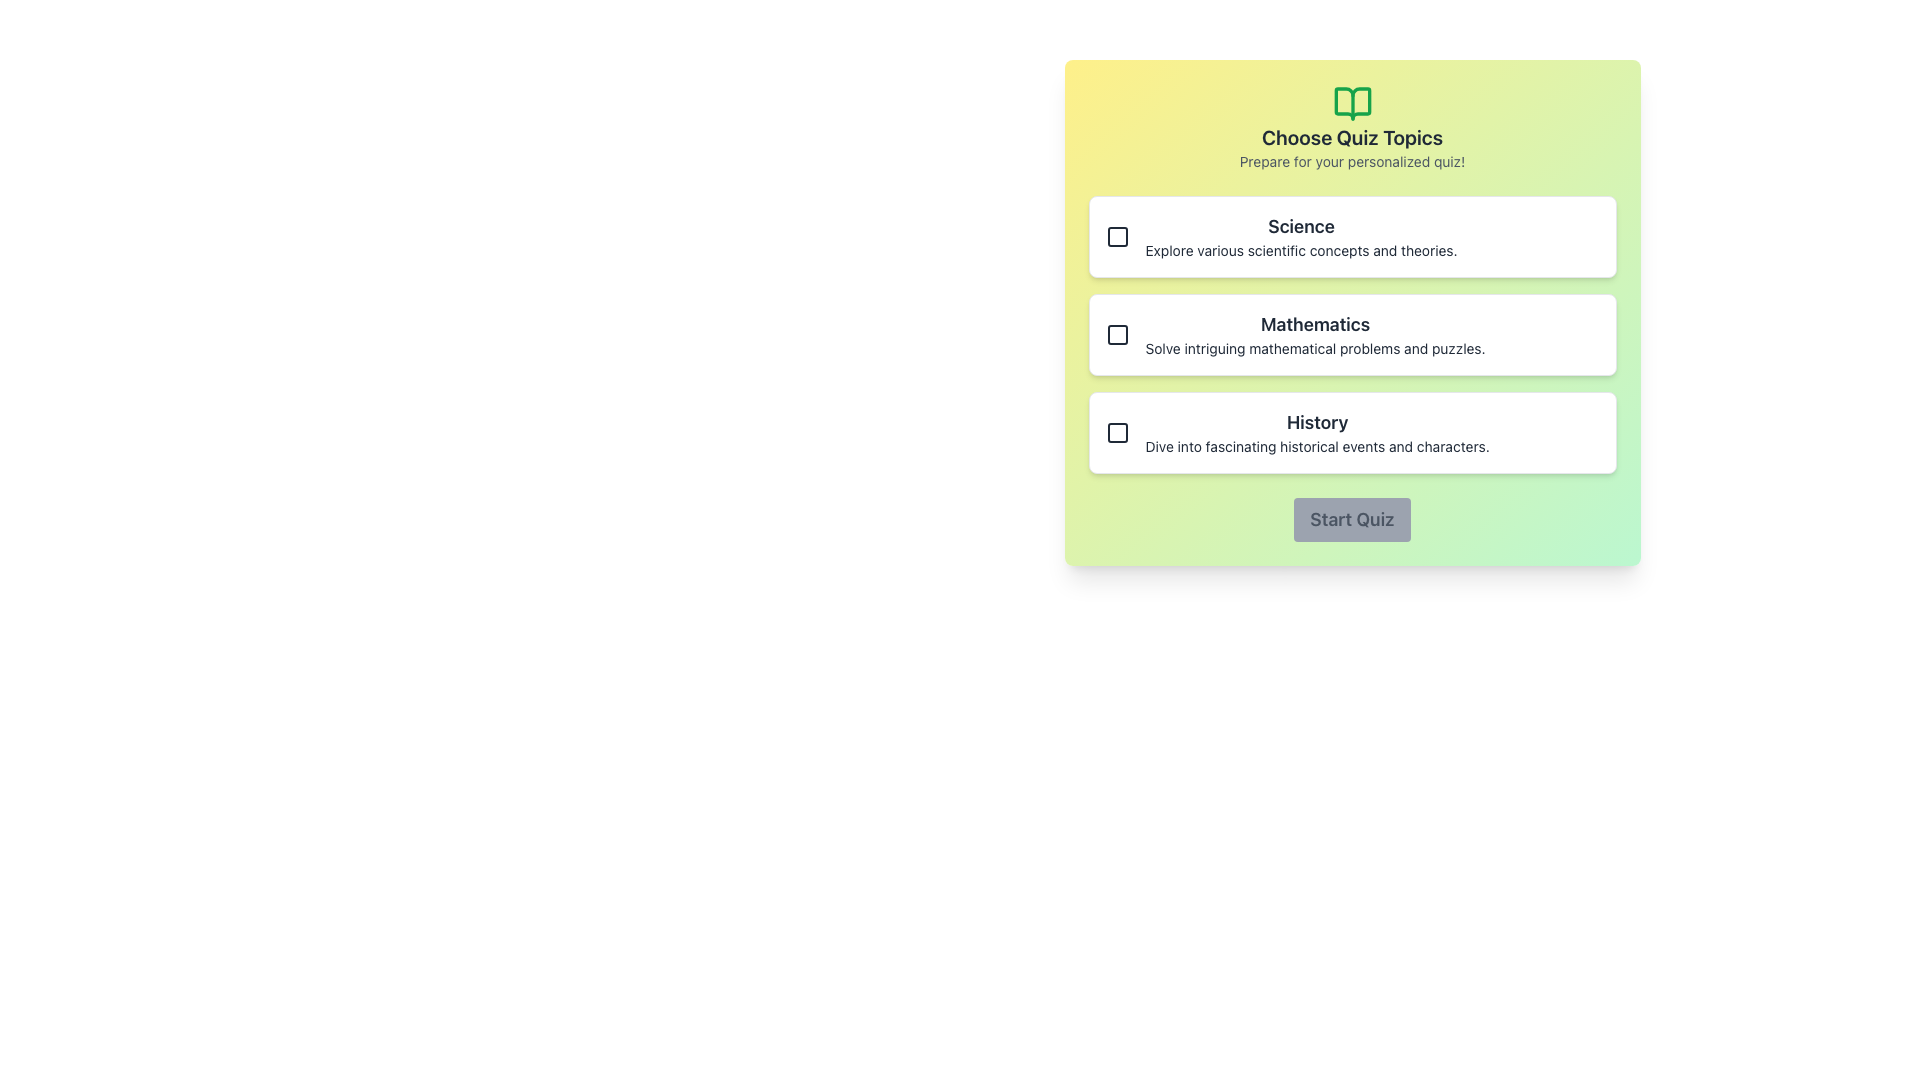 This screenshot has height=1080, width=1920. I want to click on description text of the first card in the topic choices, which includes 'Science' in bold and 'Explore various scientific concepts and theories' in regular font, so click(1301, 235).